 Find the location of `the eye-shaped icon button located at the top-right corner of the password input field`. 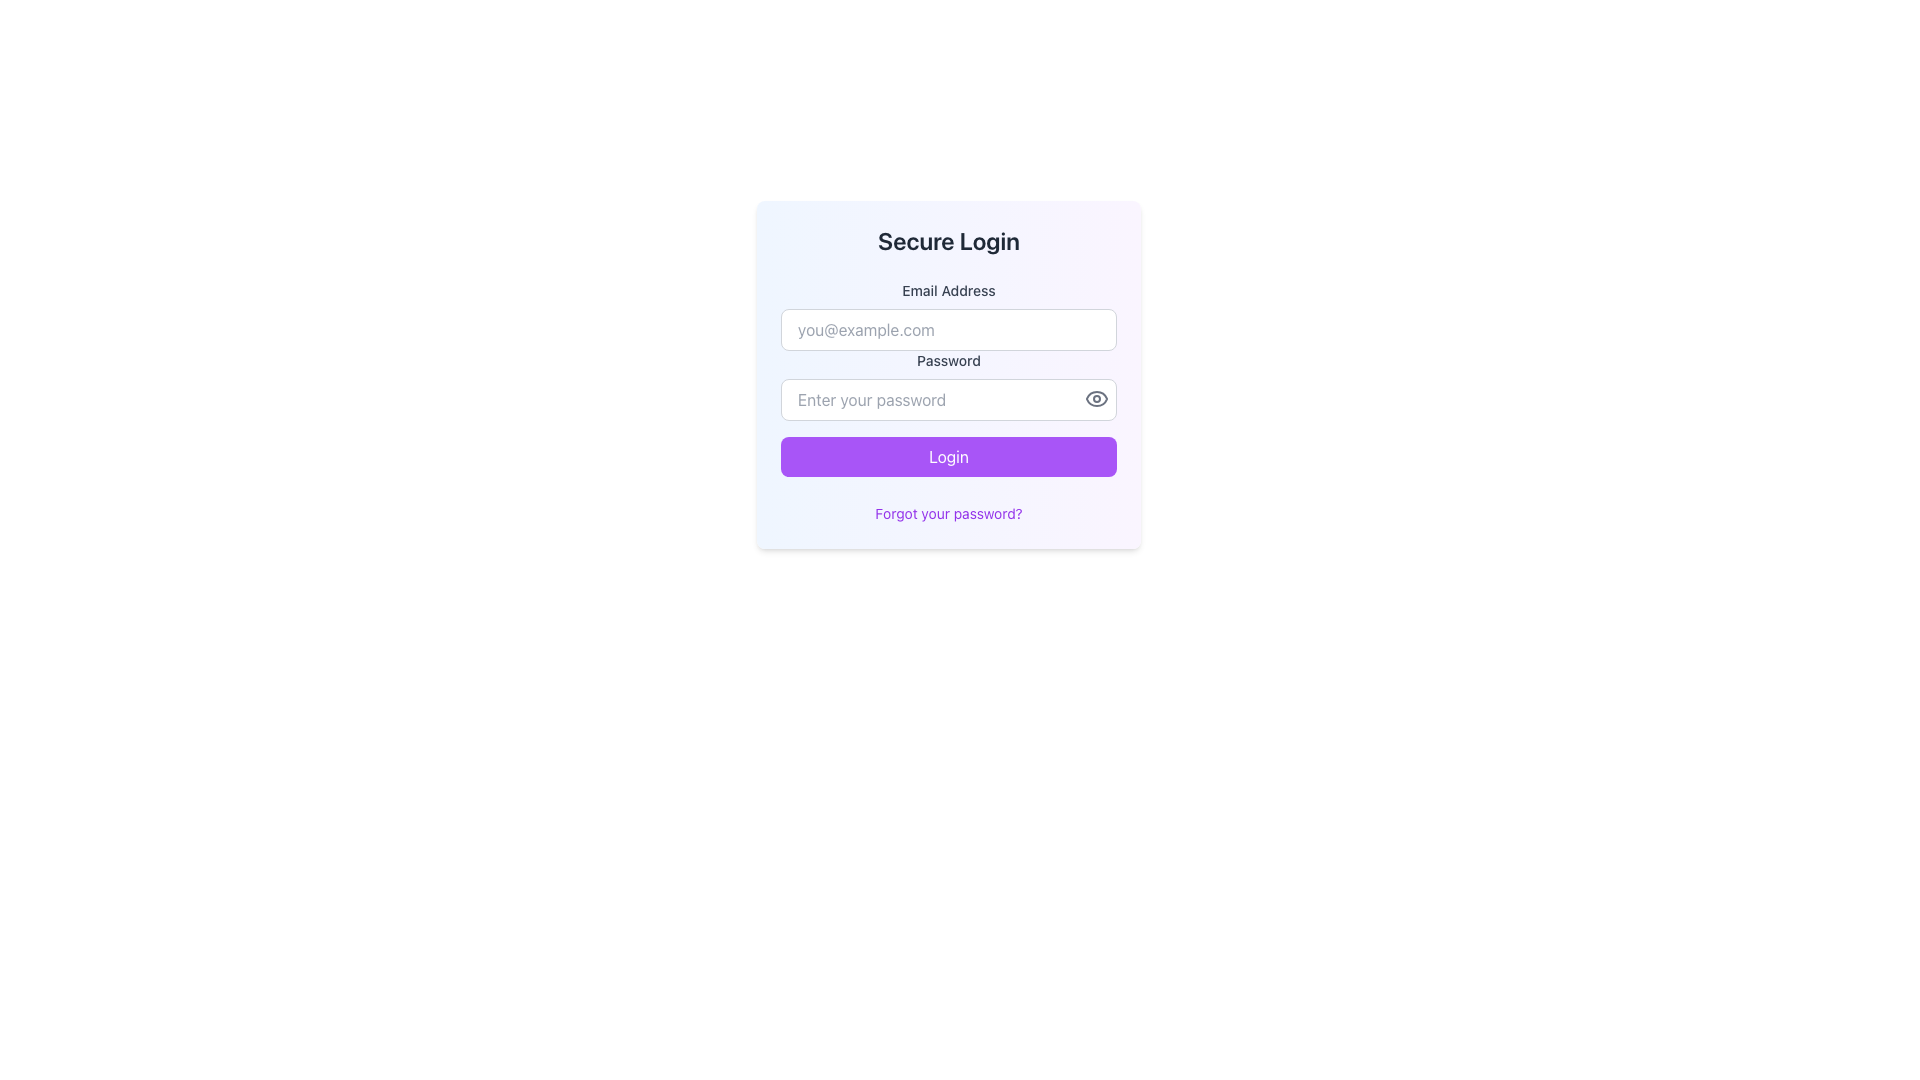

the eye-shaped icon button located at the top-right corner of the password input field is located at coordinates (1096, 398).